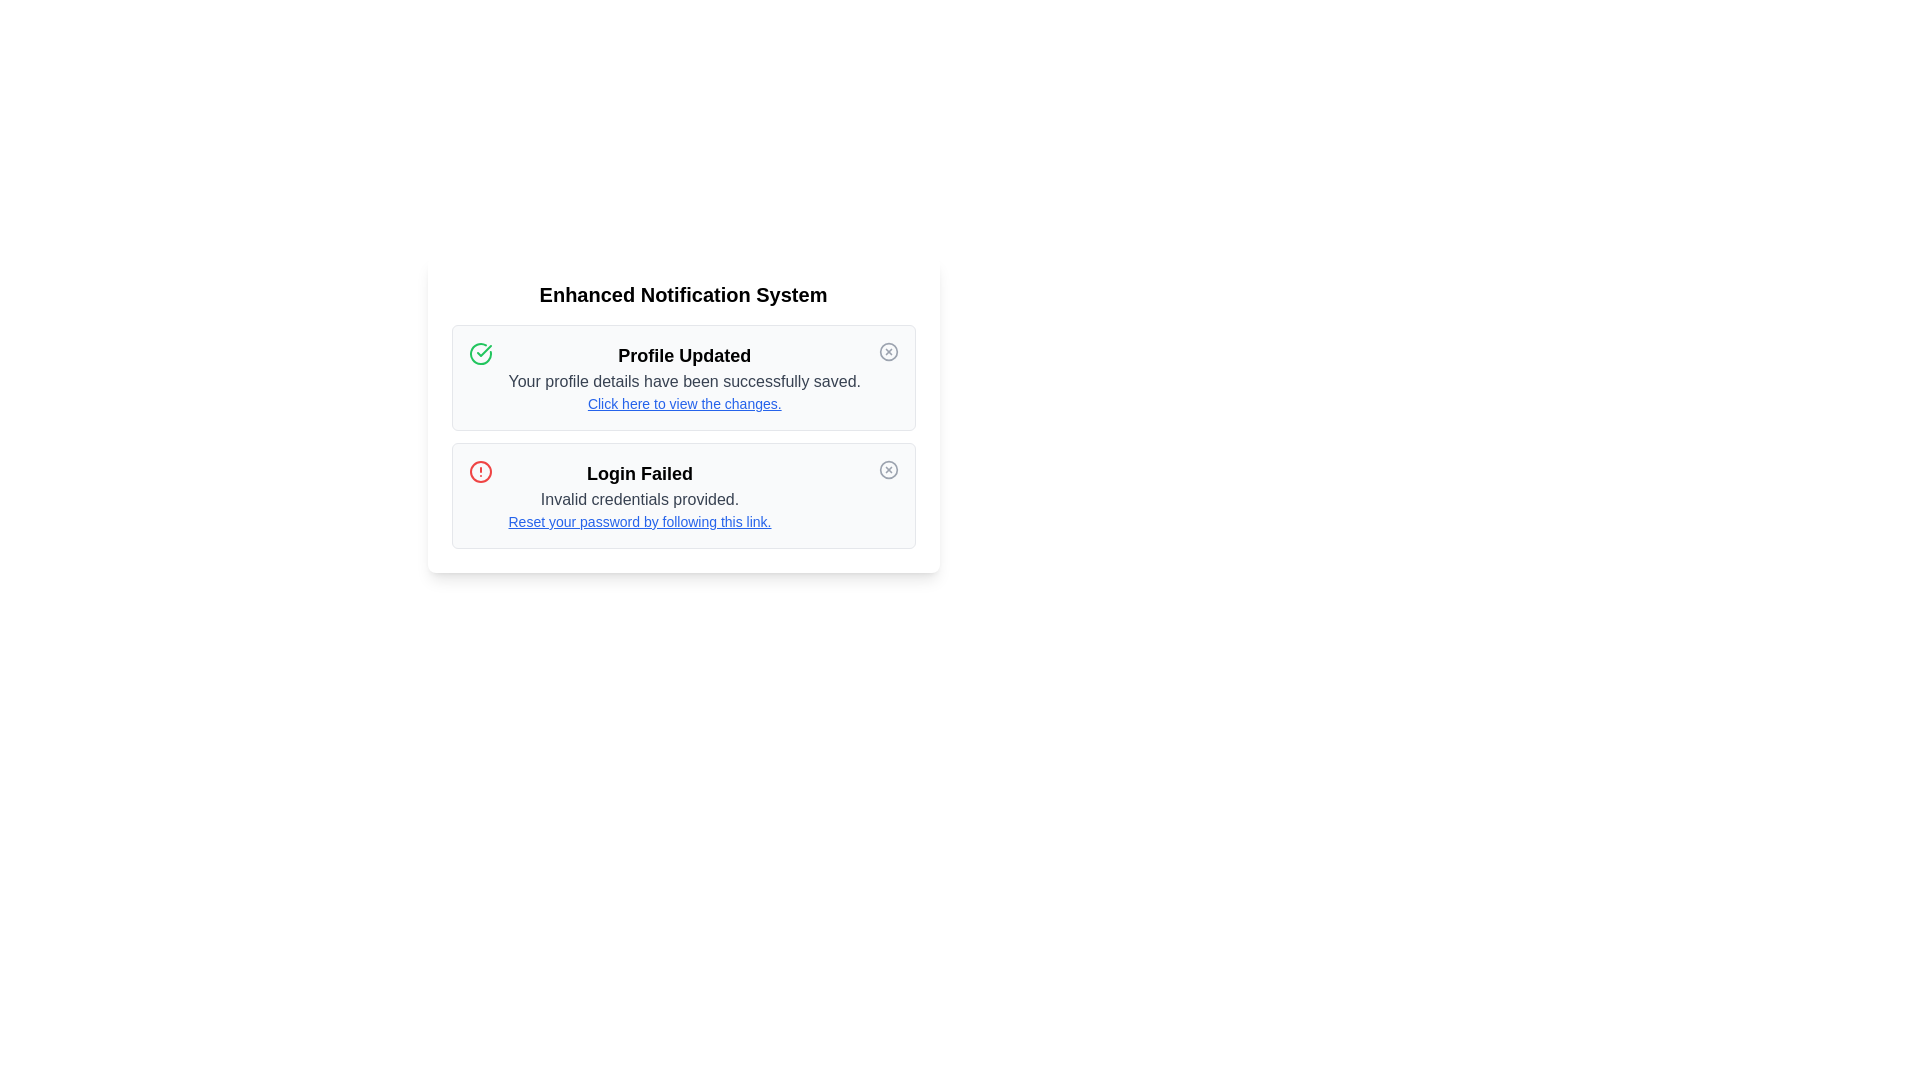 This screenshot has height=1080, width=1920. Describe the element at coordinates (480, 353) in the screenshot. I see `the icon representing the alert severity` at that location.